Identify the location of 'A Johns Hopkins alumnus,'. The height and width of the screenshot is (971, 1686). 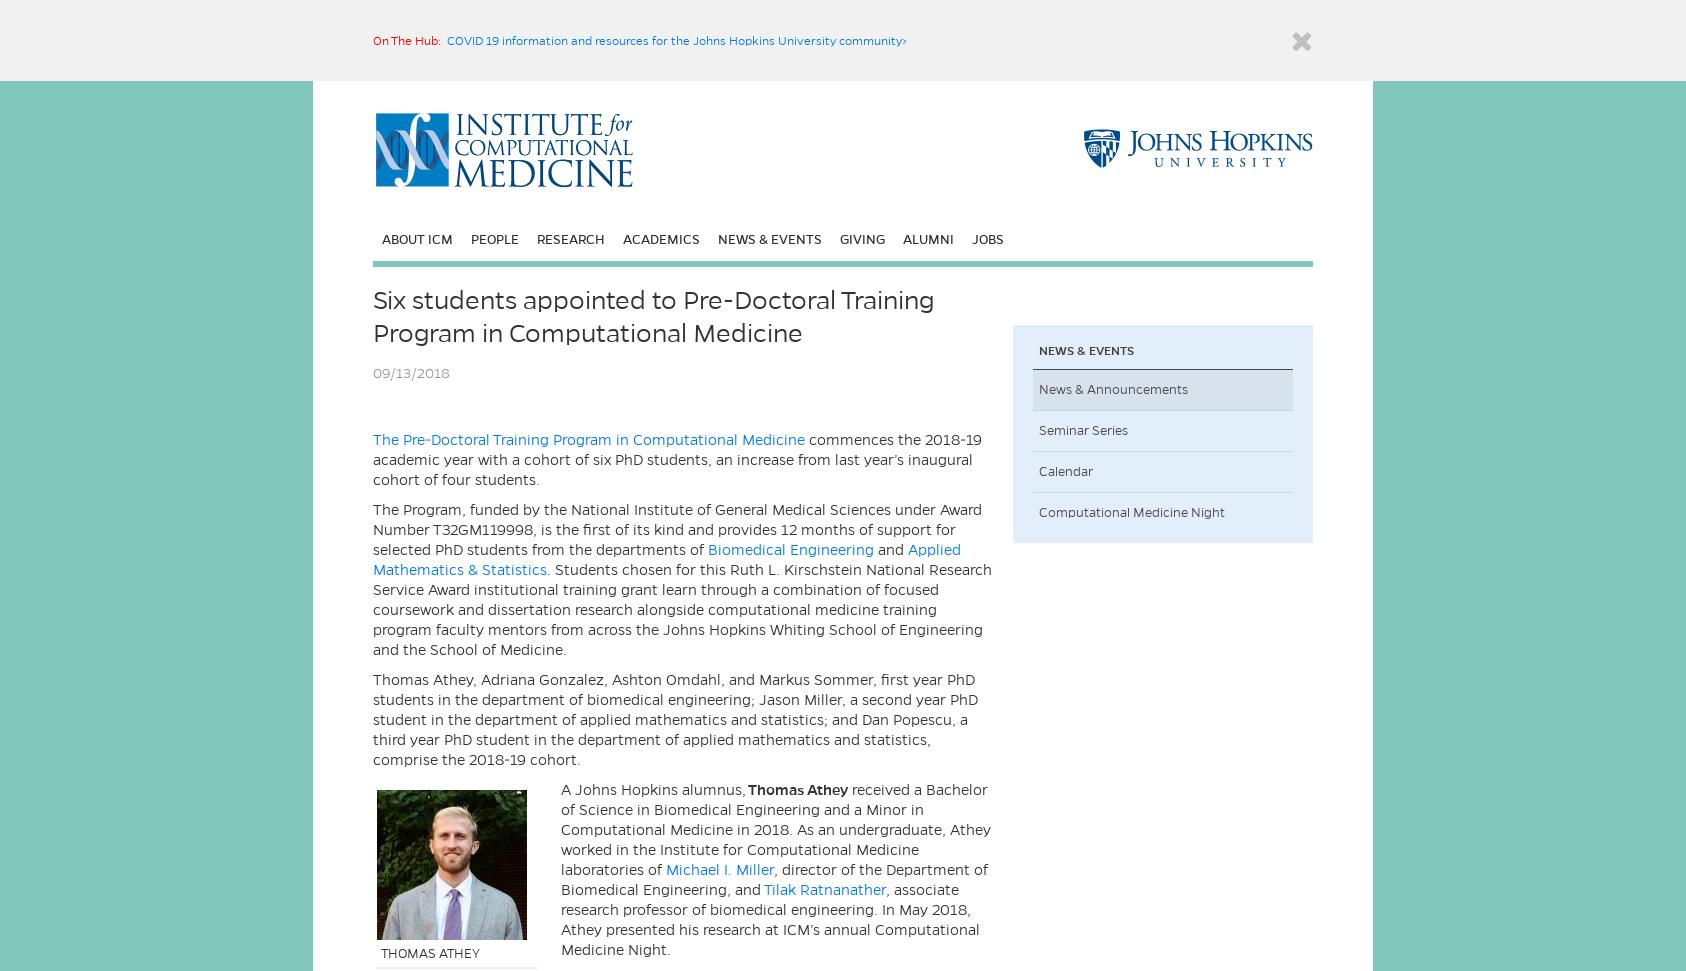
(560, 789).